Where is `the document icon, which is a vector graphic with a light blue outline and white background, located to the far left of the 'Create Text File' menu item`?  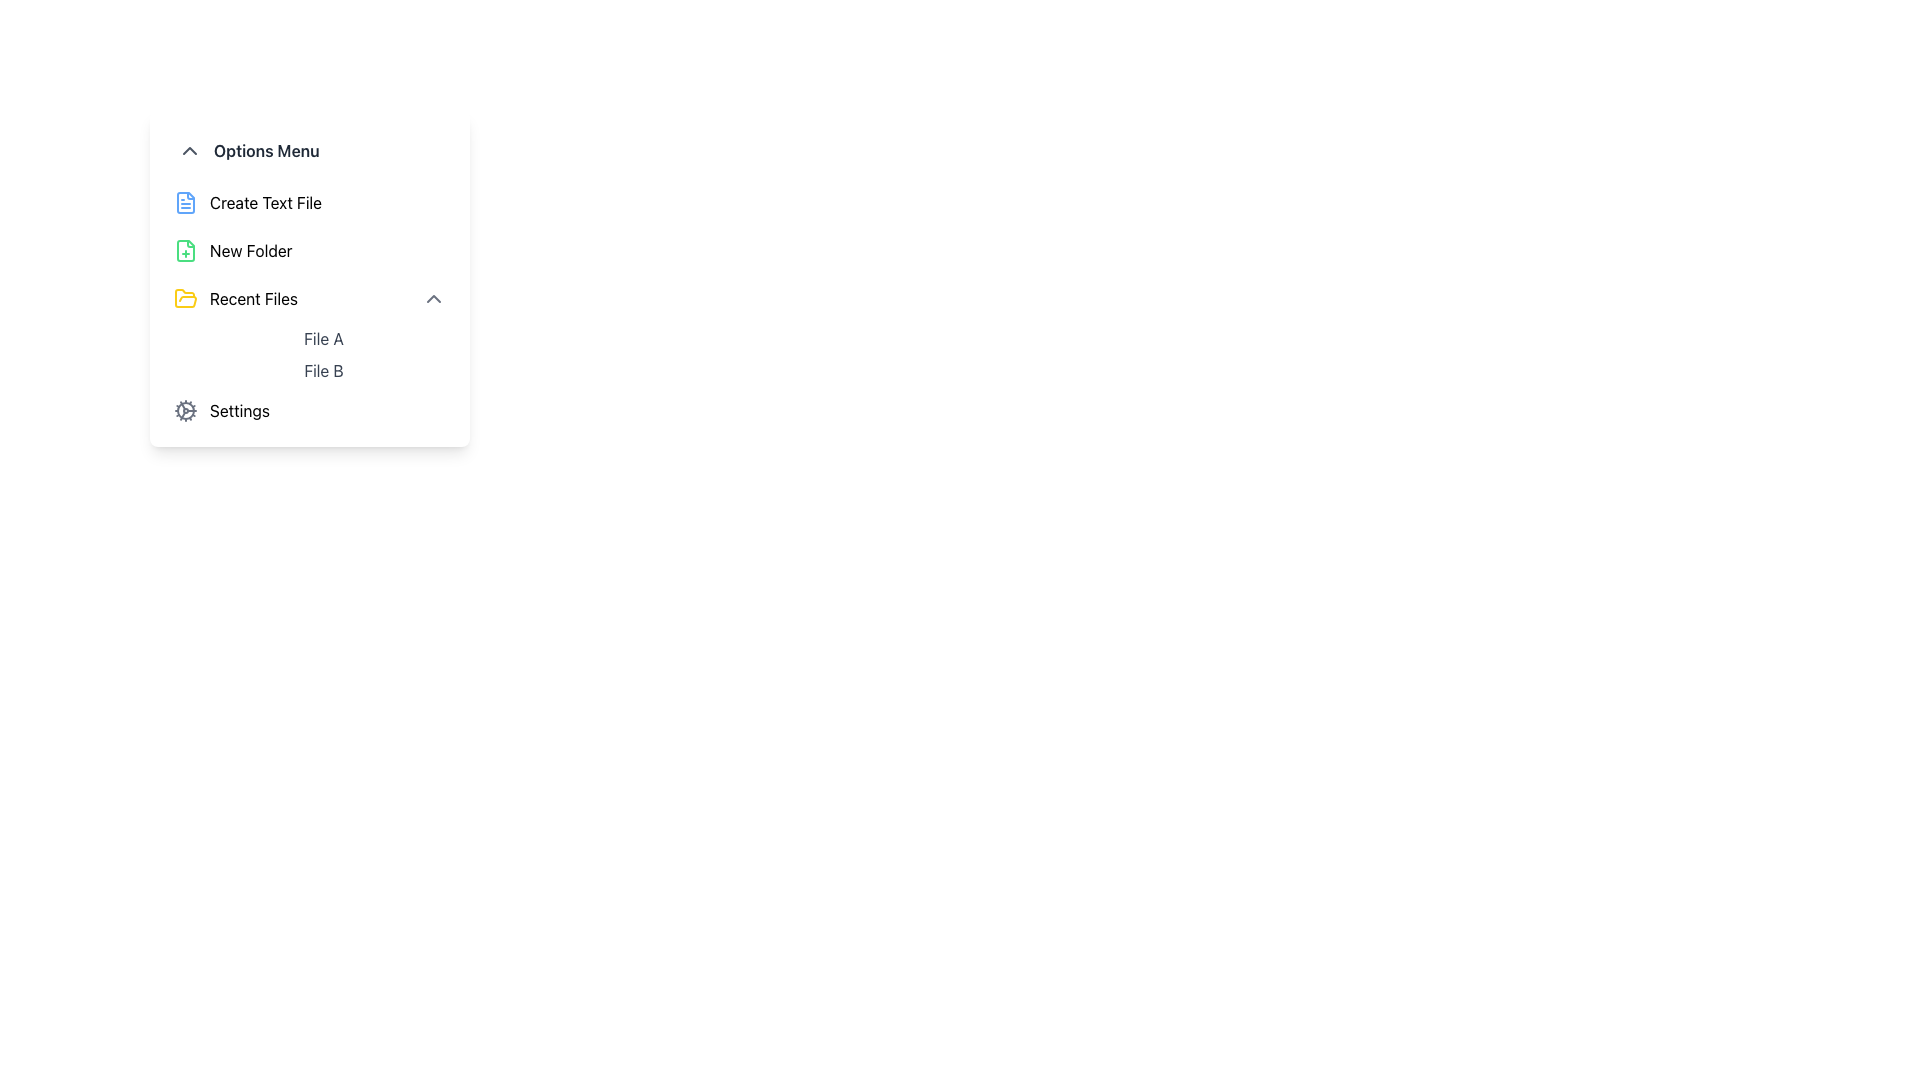
the document icon, which is a vector graphic with a light blue outline and white background, located to the far left of the 'Create Text File' menu item is located at coordinates (186, 203).